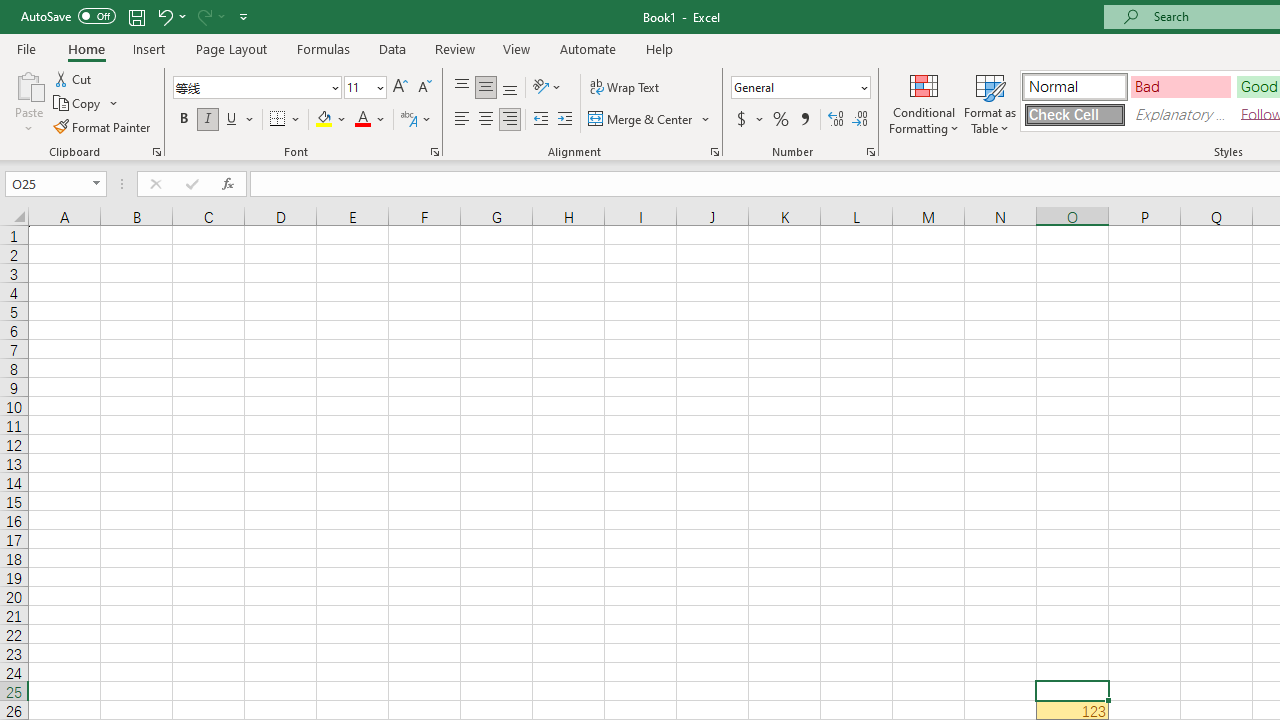  I want to click on 'Font Size', so click(359, 86).